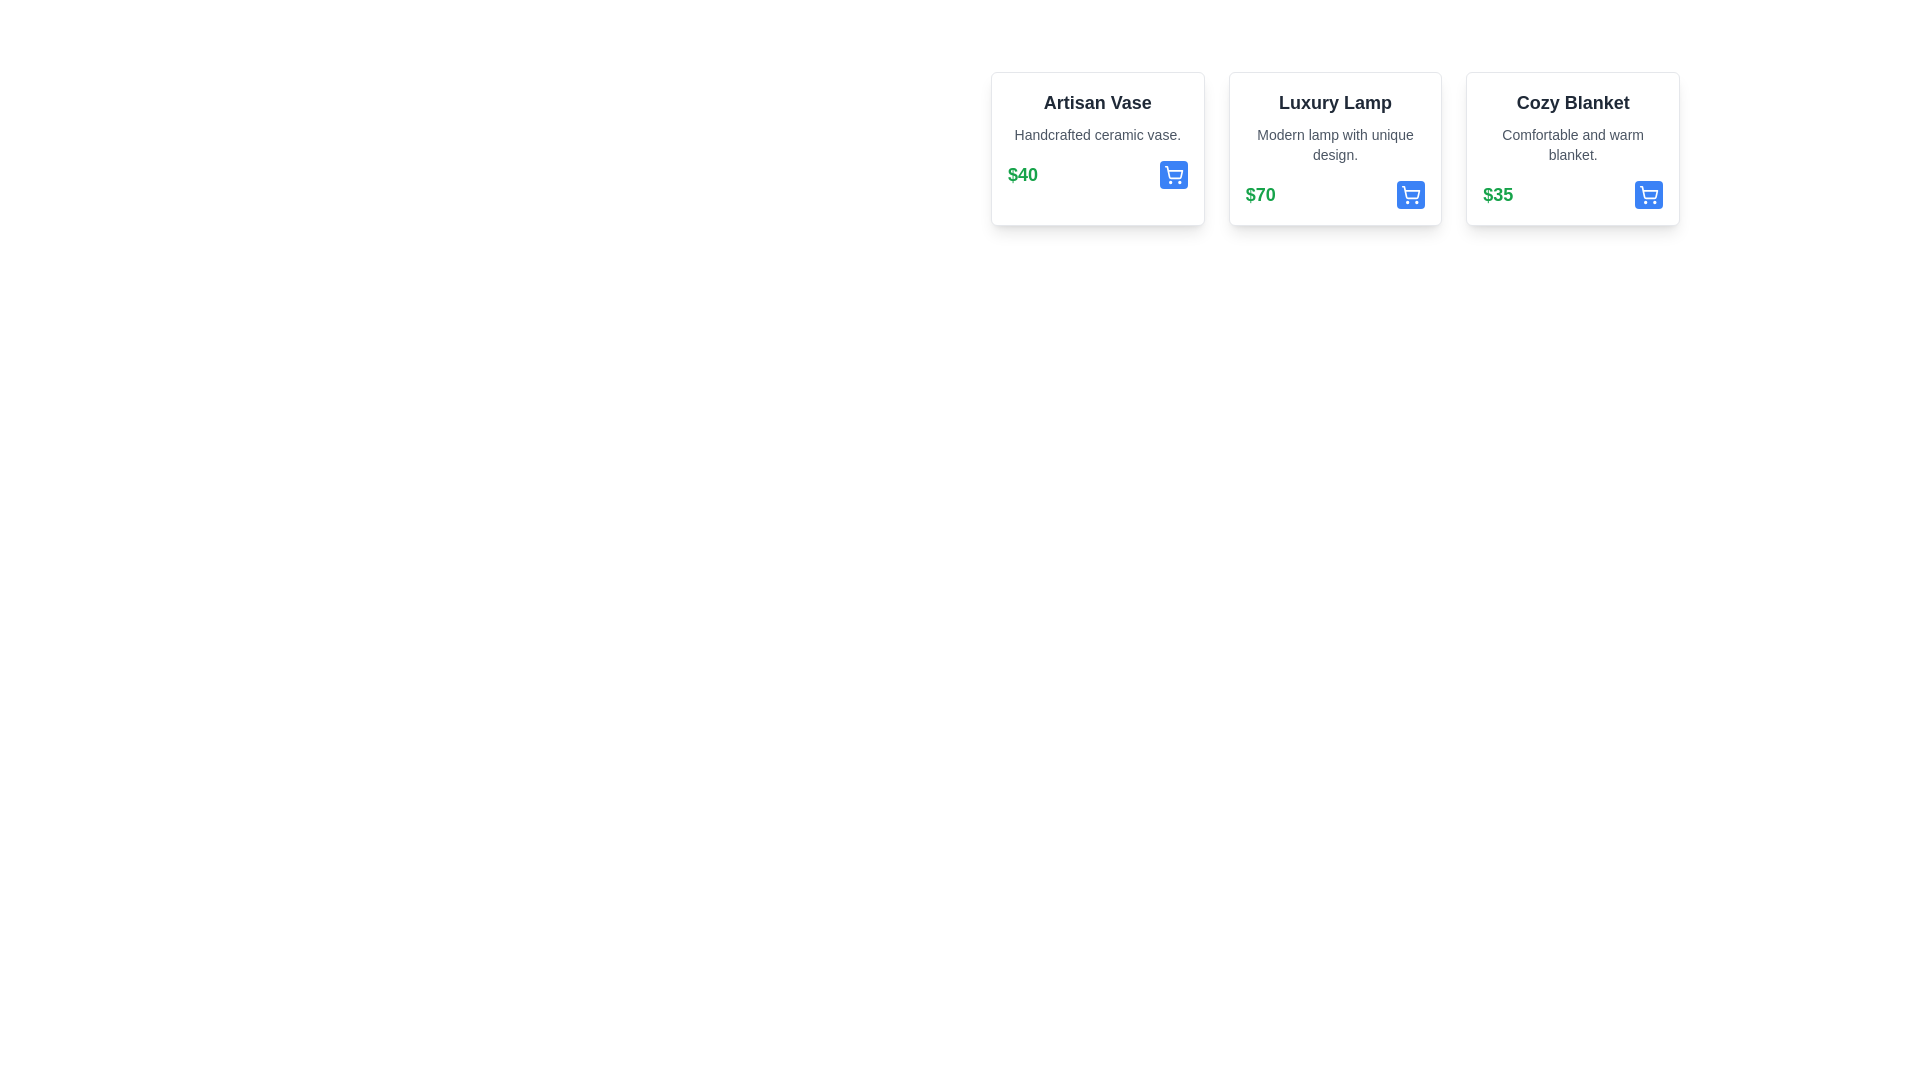  Describe the element at coordinates (1649, 192) in the screenshot. I see `the central portion of the shopping cart icon in the 'Cozy Blanket' product card` at that location.